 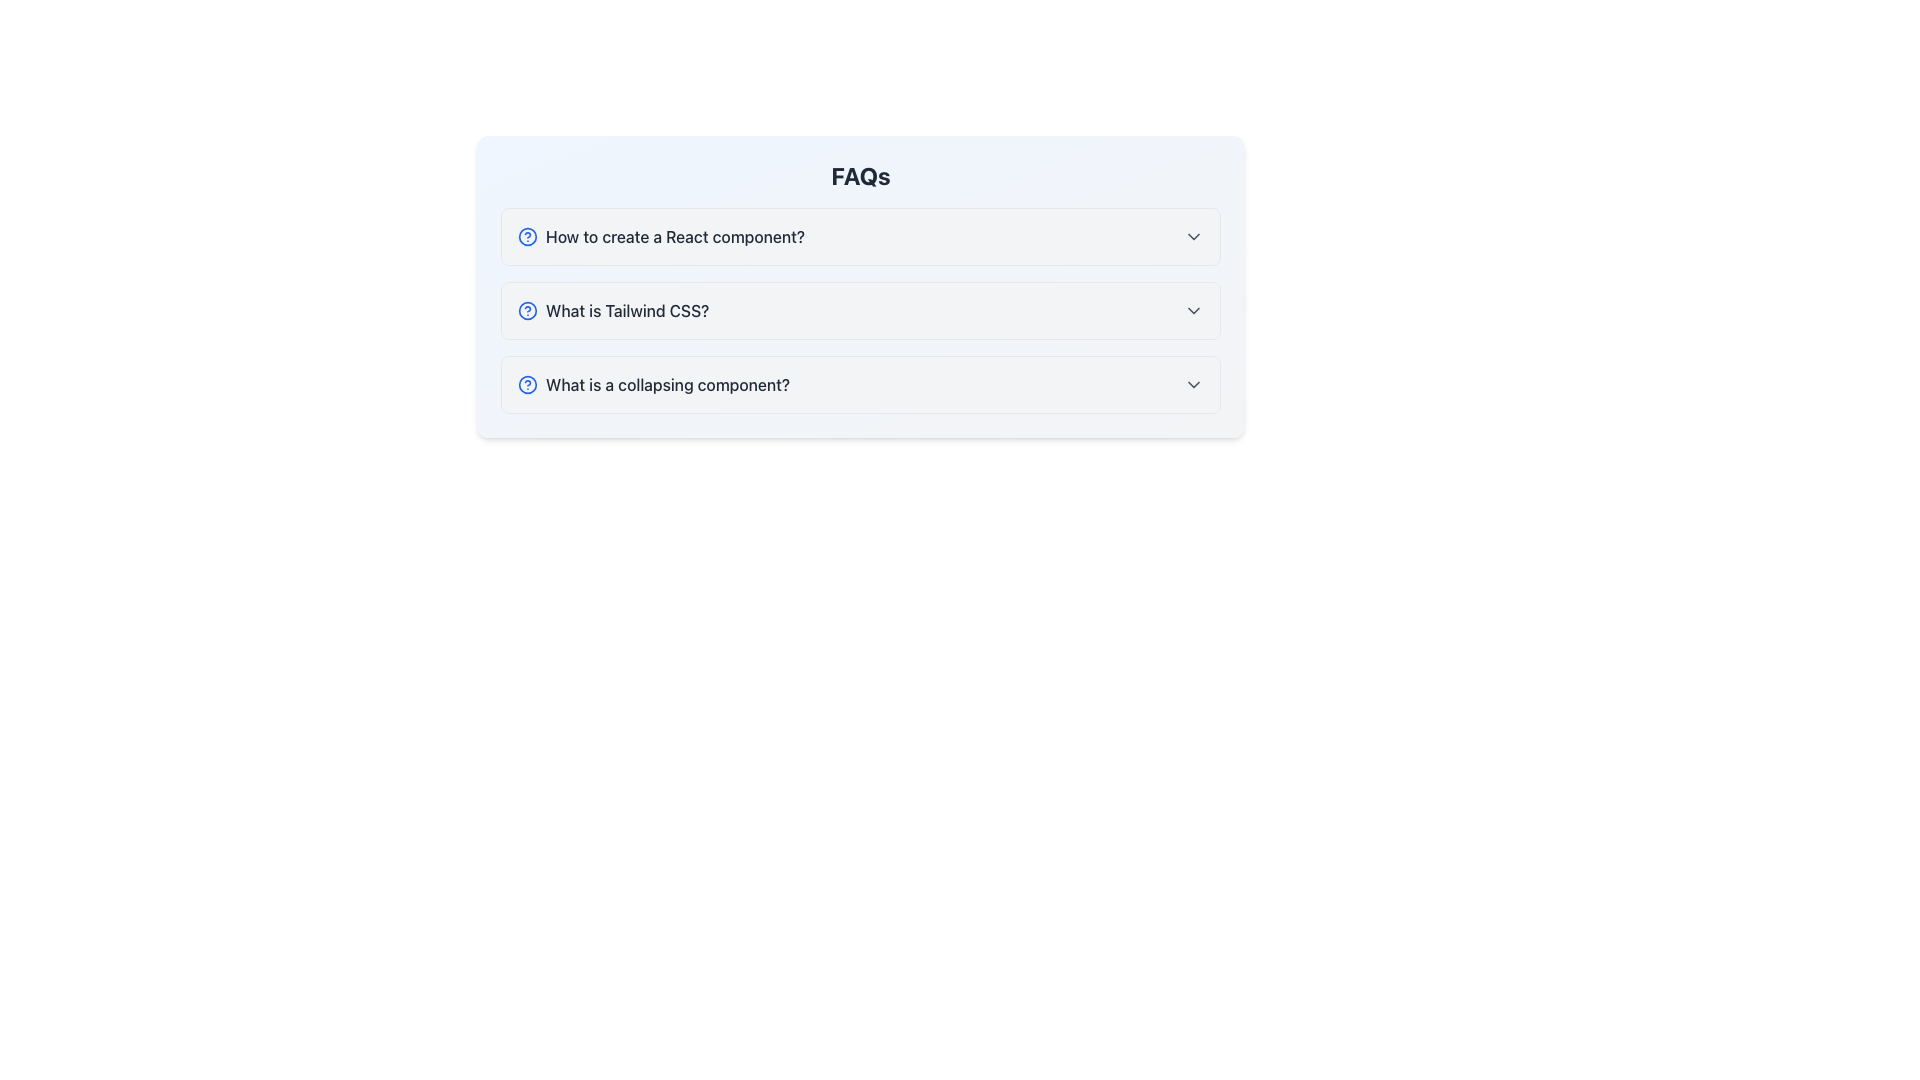 What do you see at coordinates (528, 235) in the screenshot?
I see `the first FAQ icon, which visually indicates the presence of a question related to 'How to create a React component?'` at bounding box center [528, 235].